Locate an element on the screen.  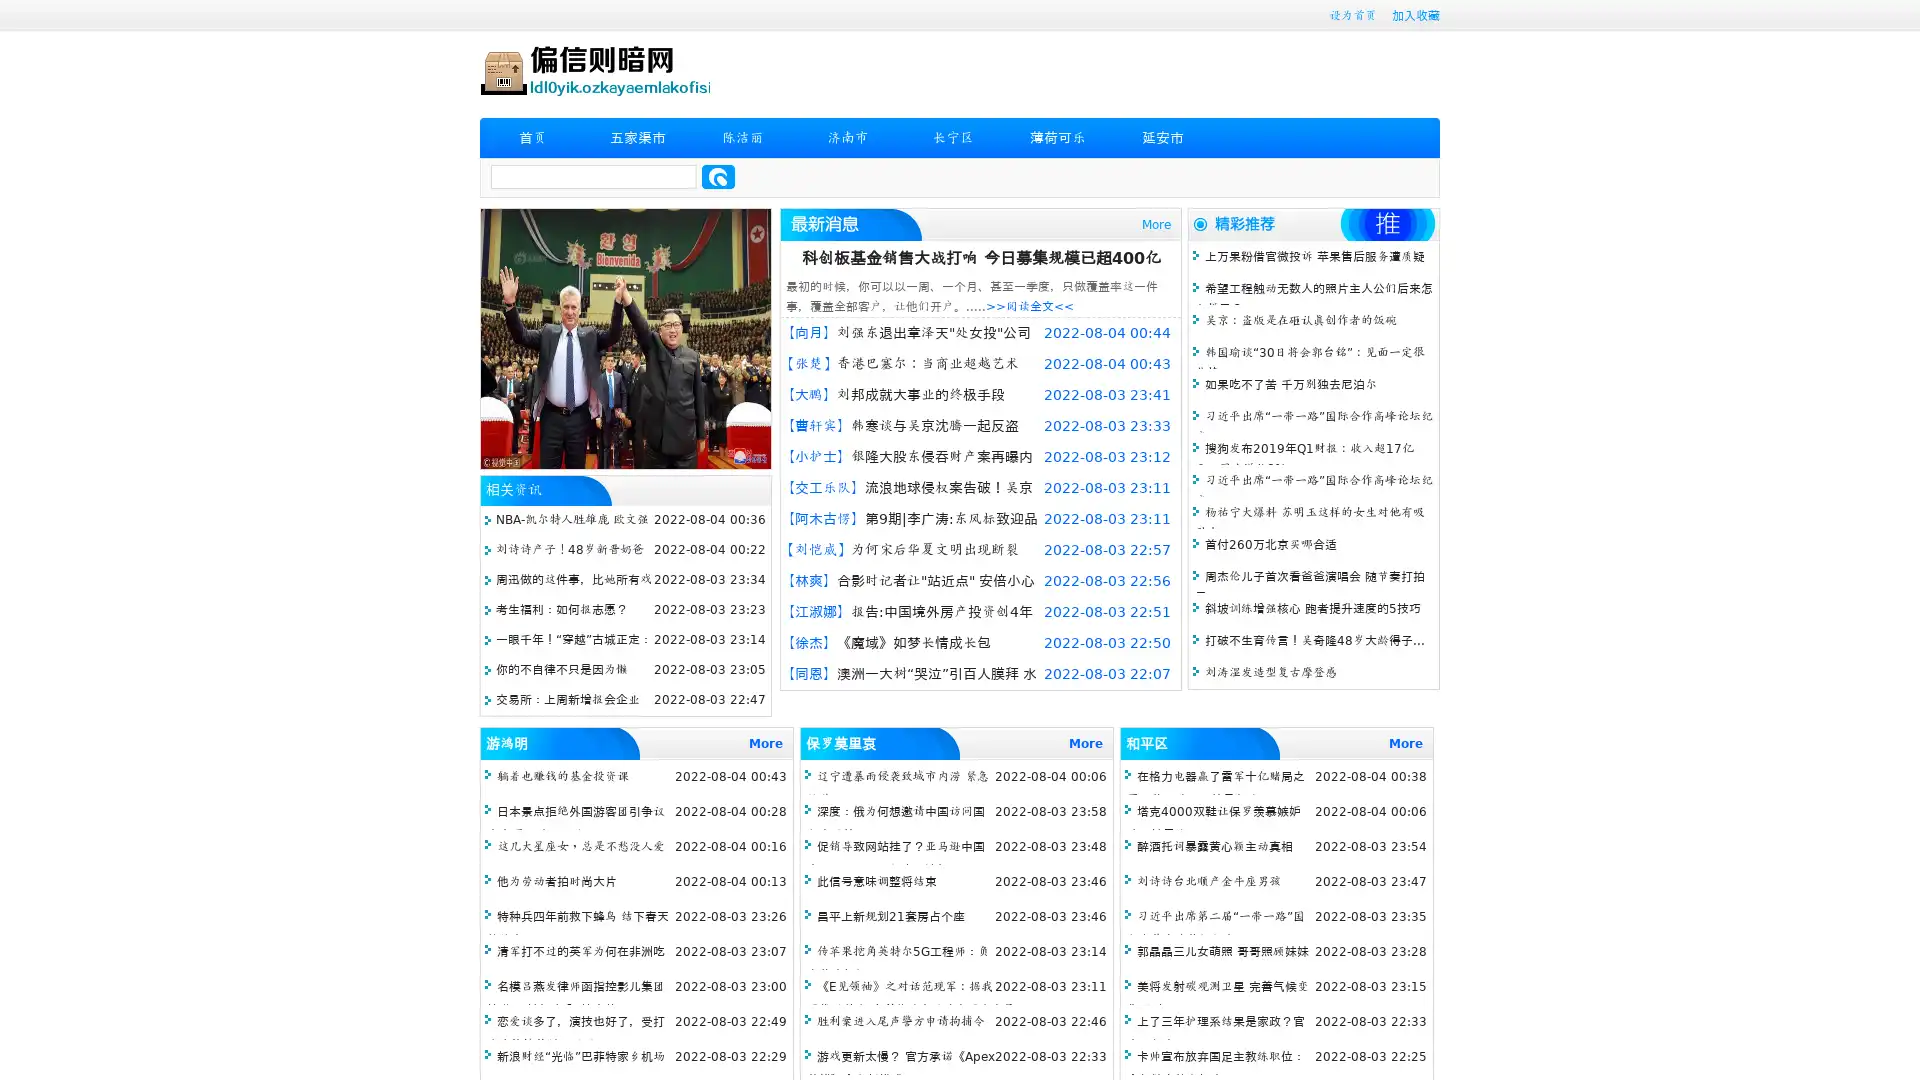
Search is located at coordinates (718, 176).